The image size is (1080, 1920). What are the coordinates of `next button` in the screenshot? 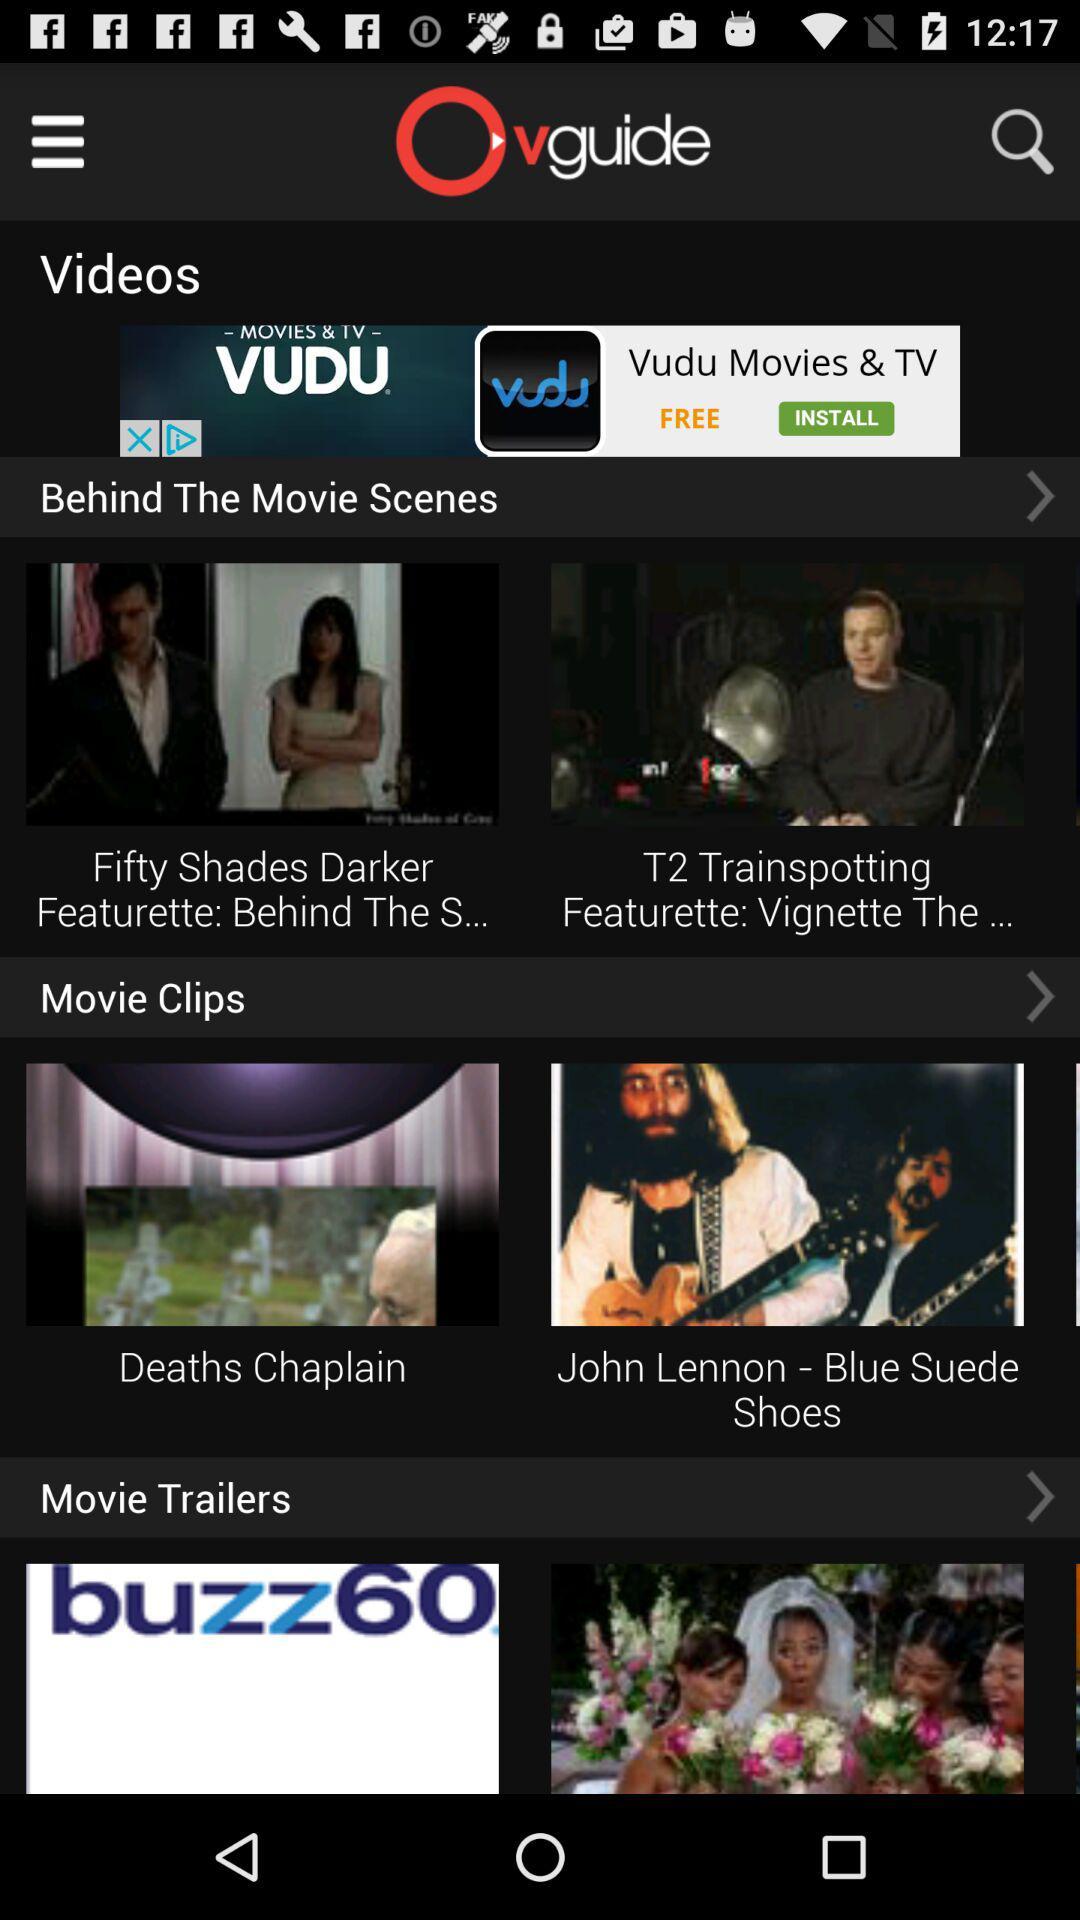 It's located at (1039, 496).